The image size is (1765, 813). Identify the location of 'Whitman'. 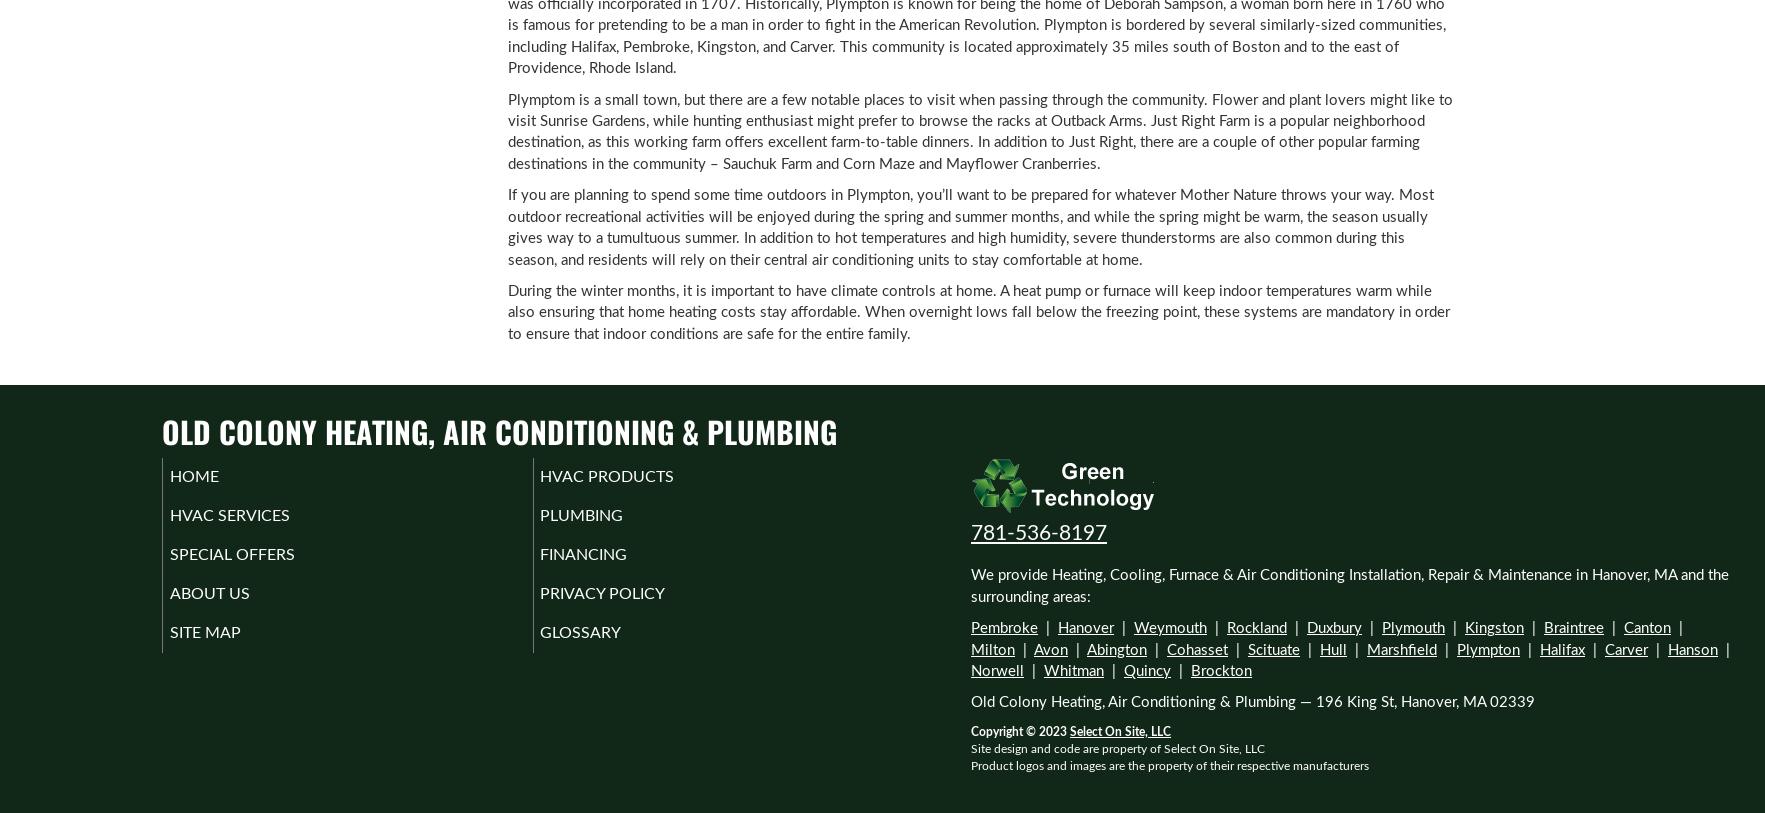
(1074, 670).